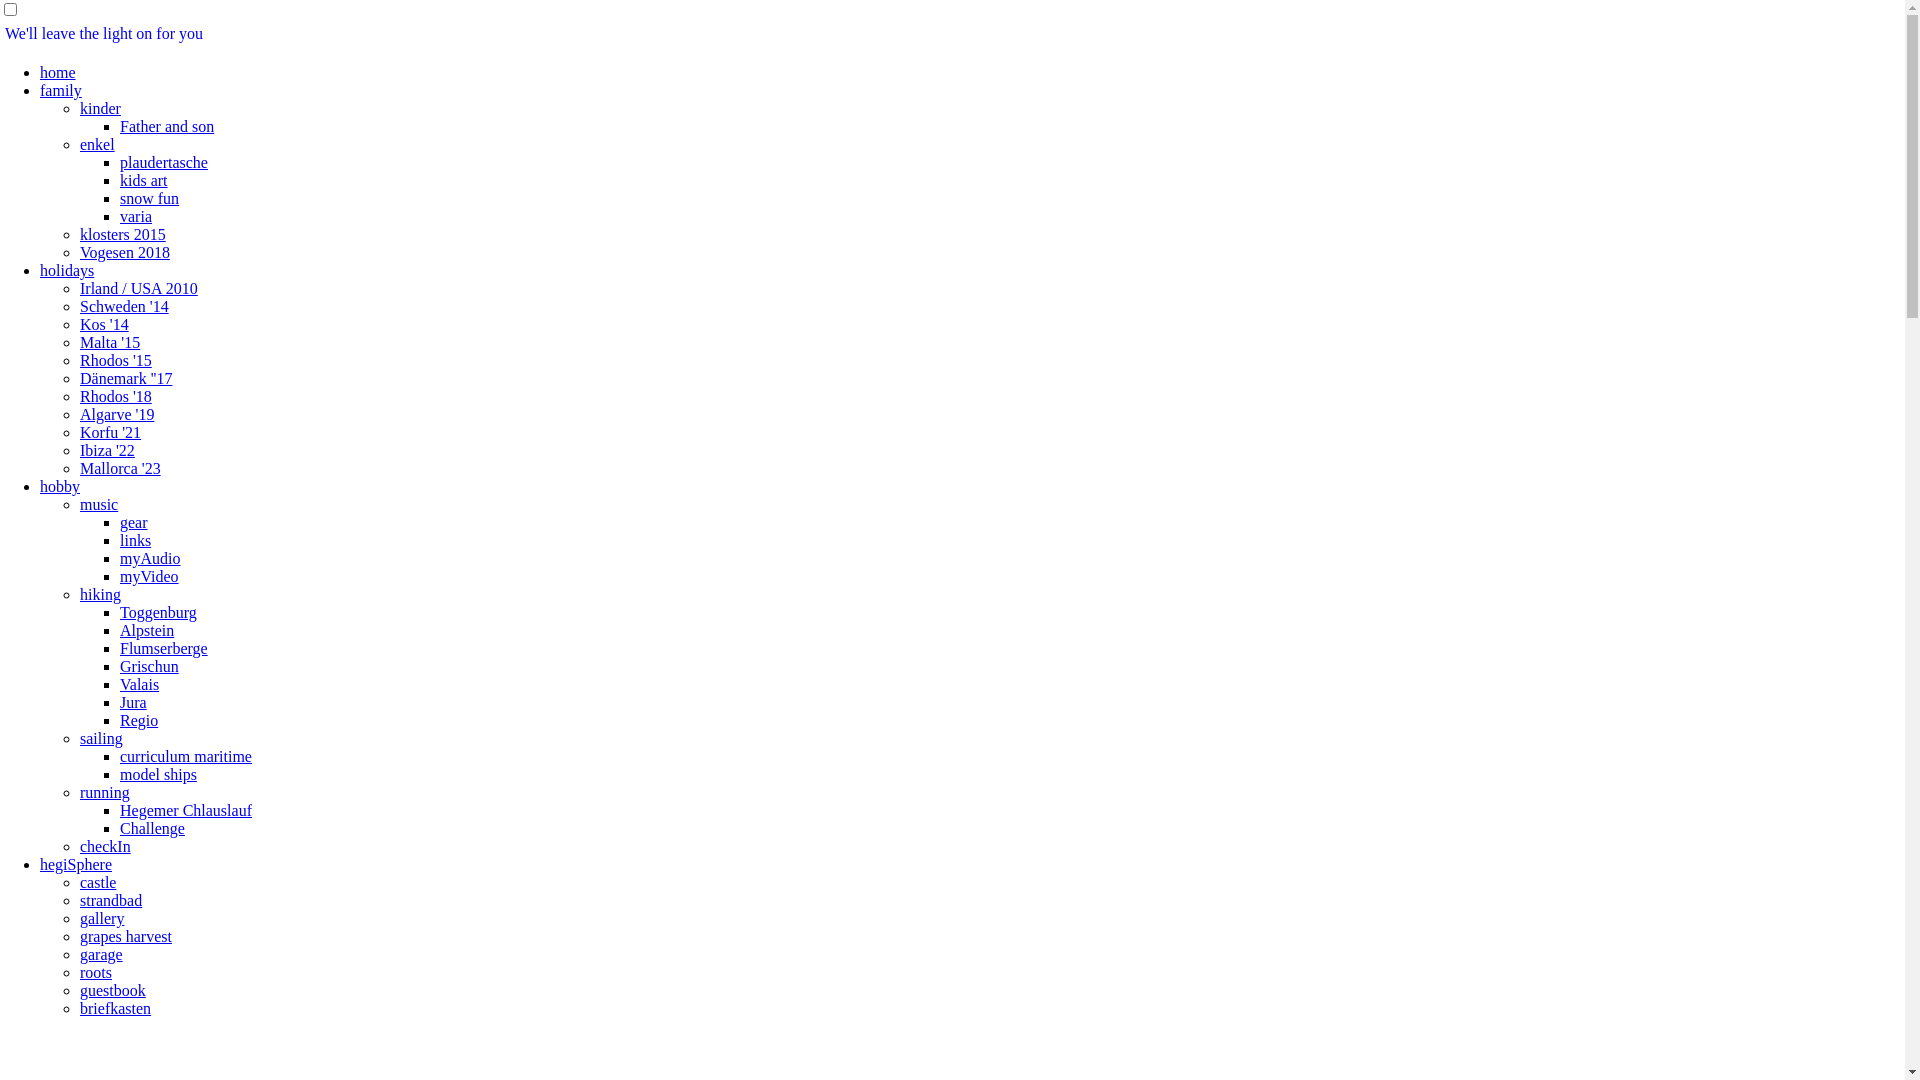 Image resolution: width=1920 pixels, height=1080 pixels. I want to click on 'enkel', so click(96, 143).